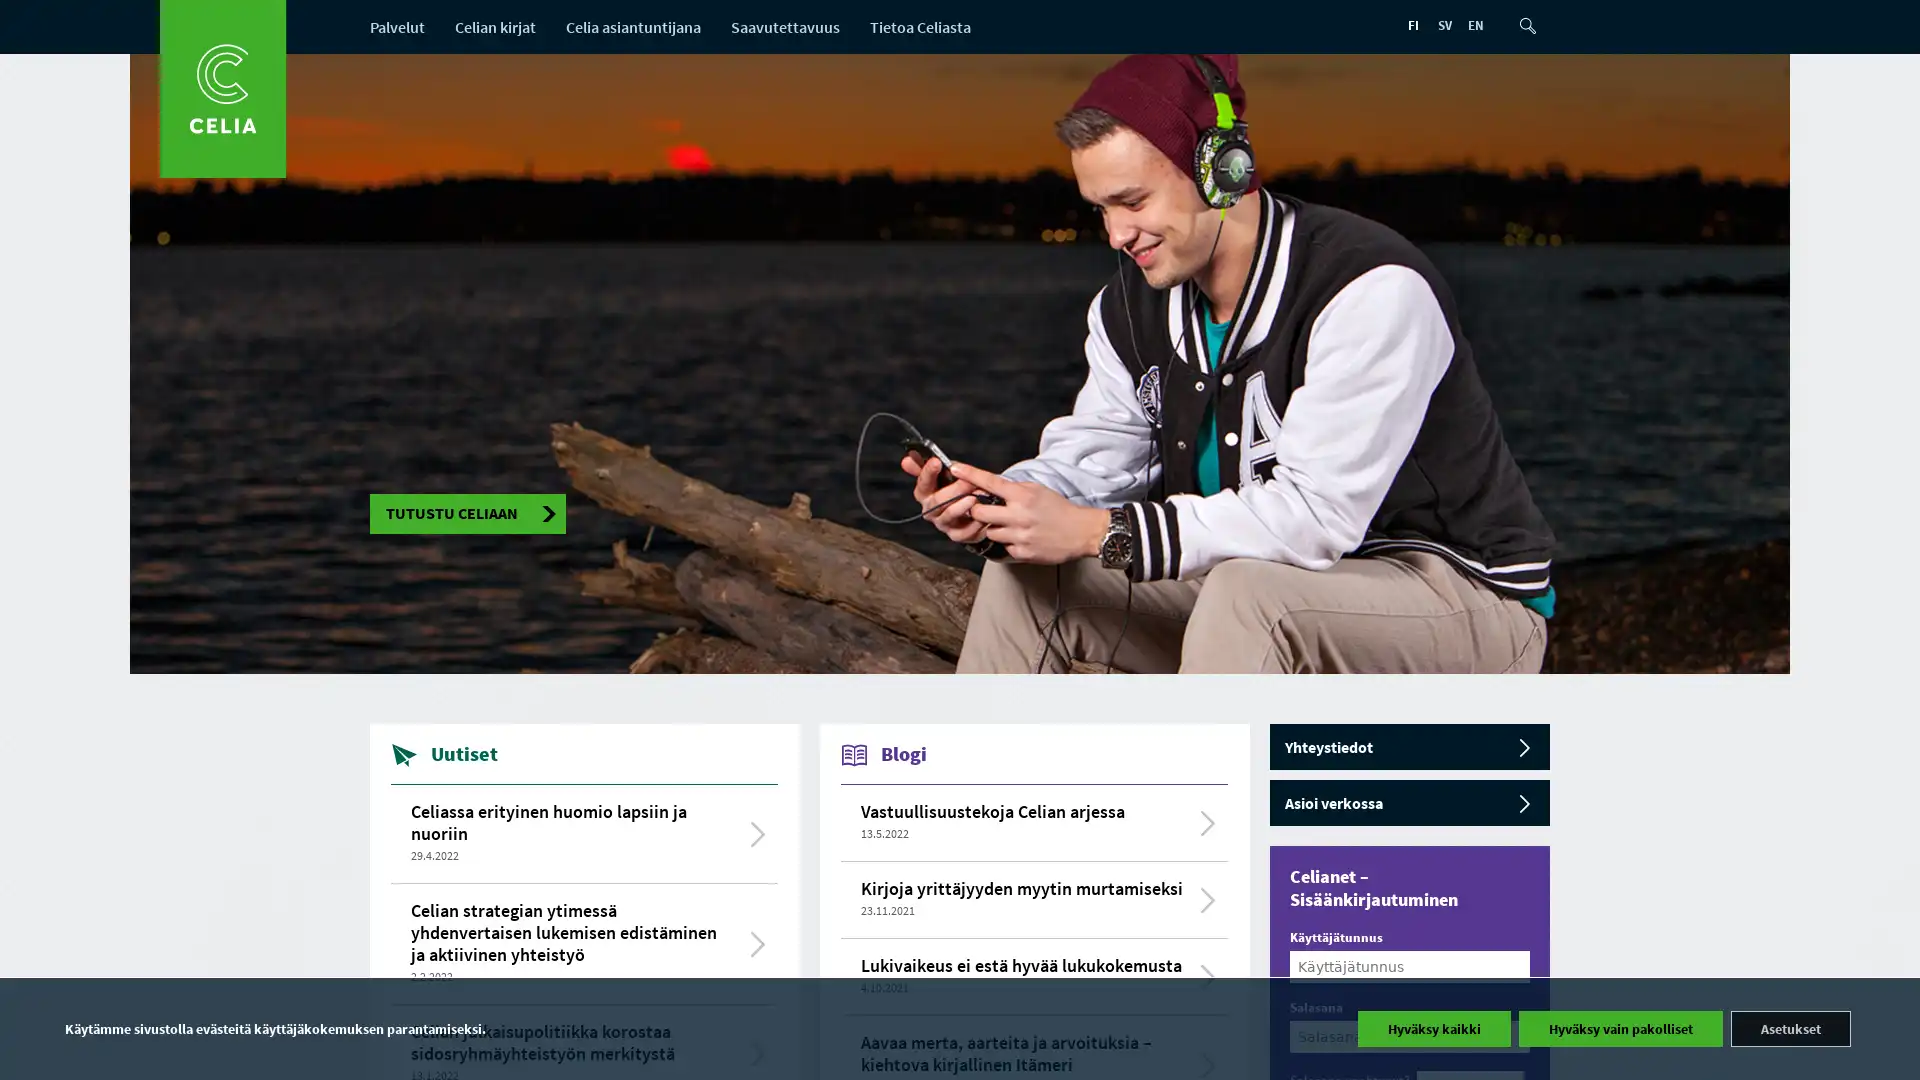 This screenshot has height=1080, width=1920. I want to click on Asetukset, so click(1790, 1029).